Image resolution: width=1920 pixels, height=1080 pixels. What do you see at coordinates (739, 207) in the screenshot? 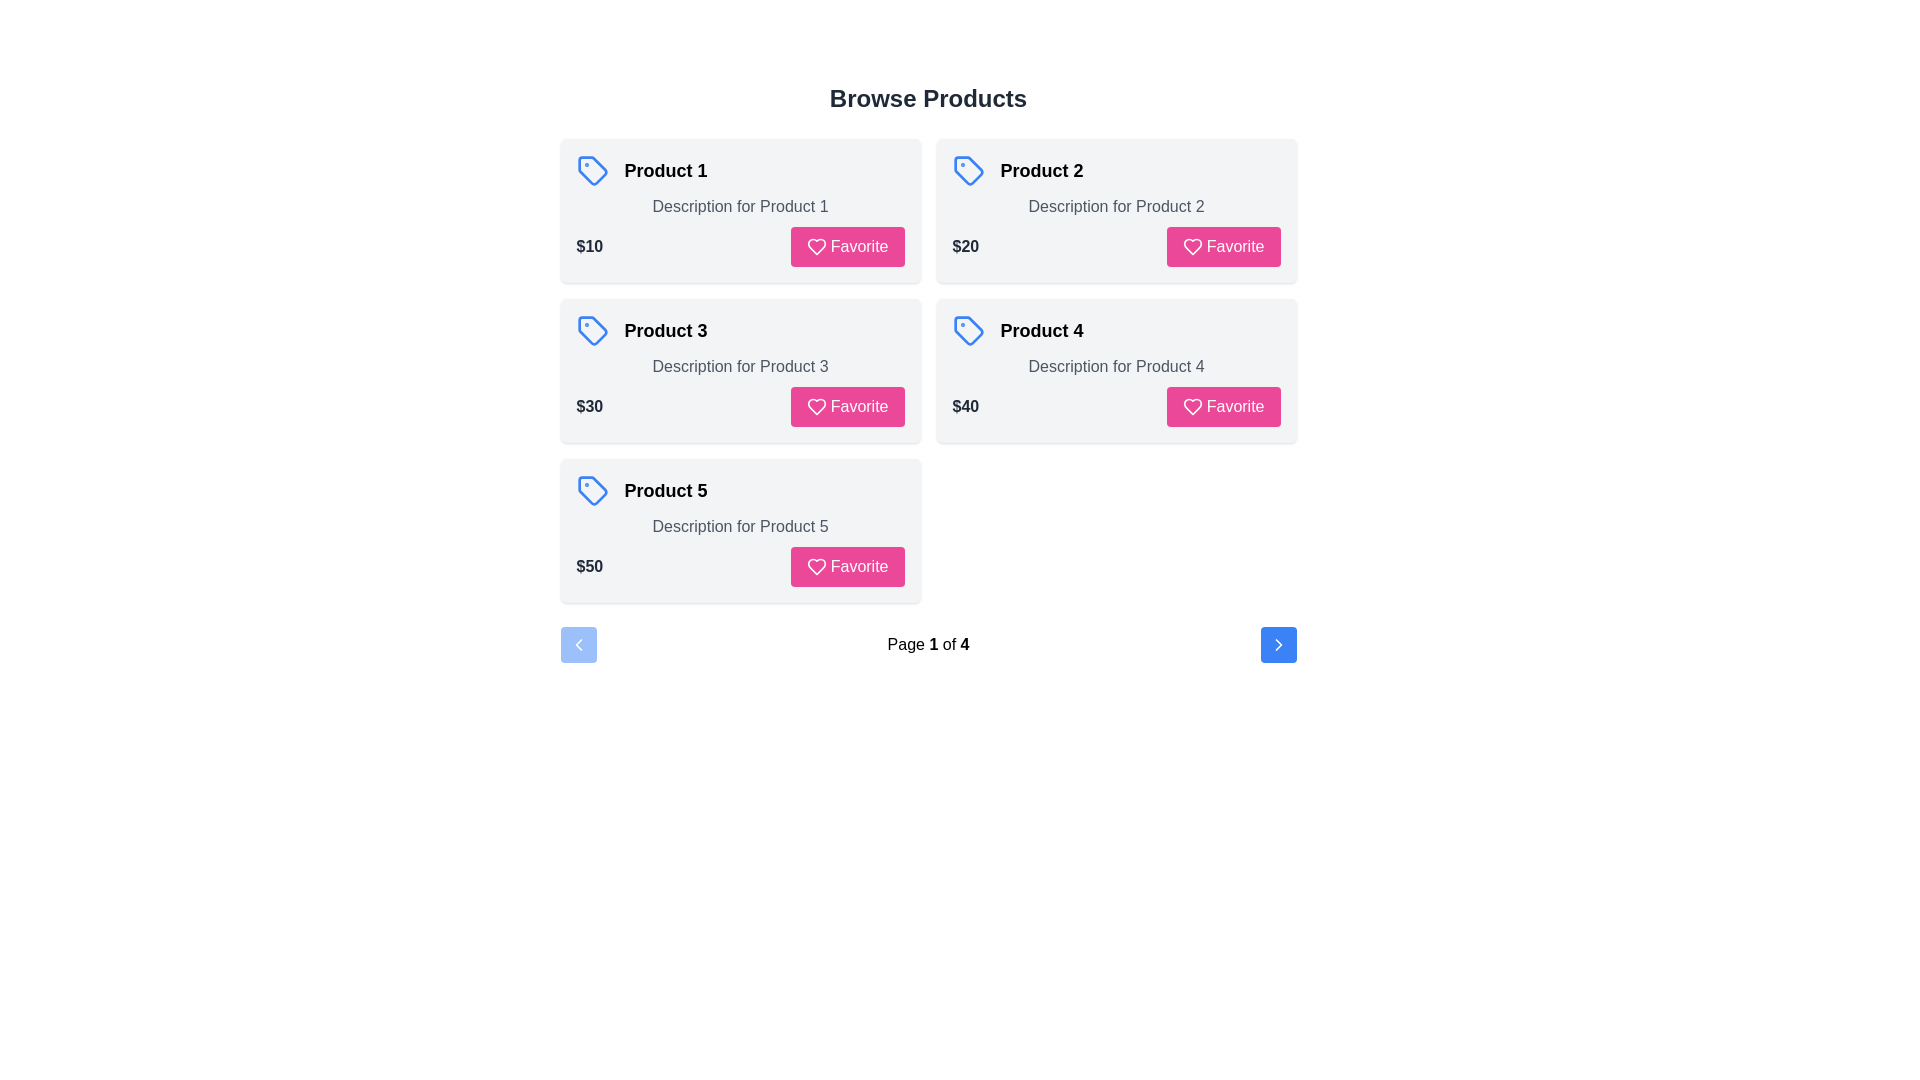
I see `the text label providing details about 'Product 1', located in the upper-left product card, below the title and above the price` at bounding box center [739, 207].